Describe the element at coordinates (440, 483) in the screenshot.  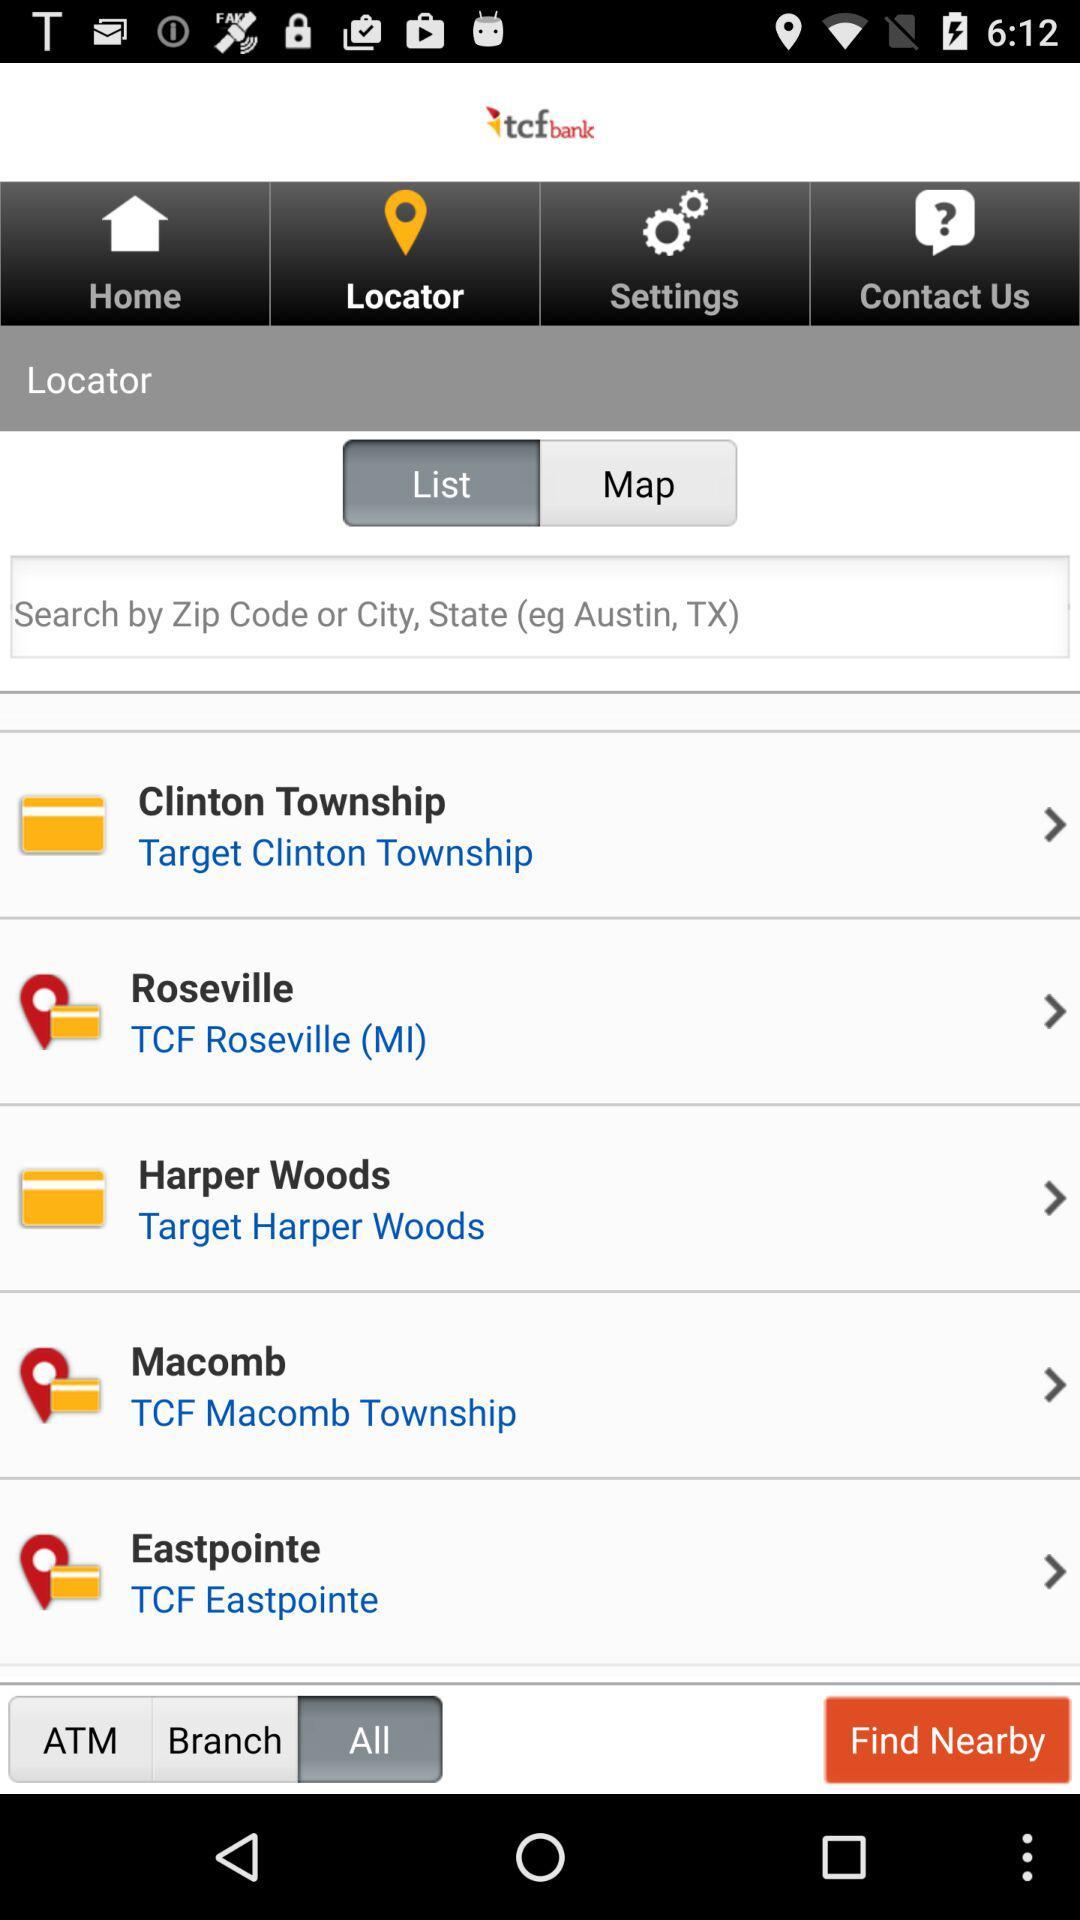
I see `the app below locator item` at that location.